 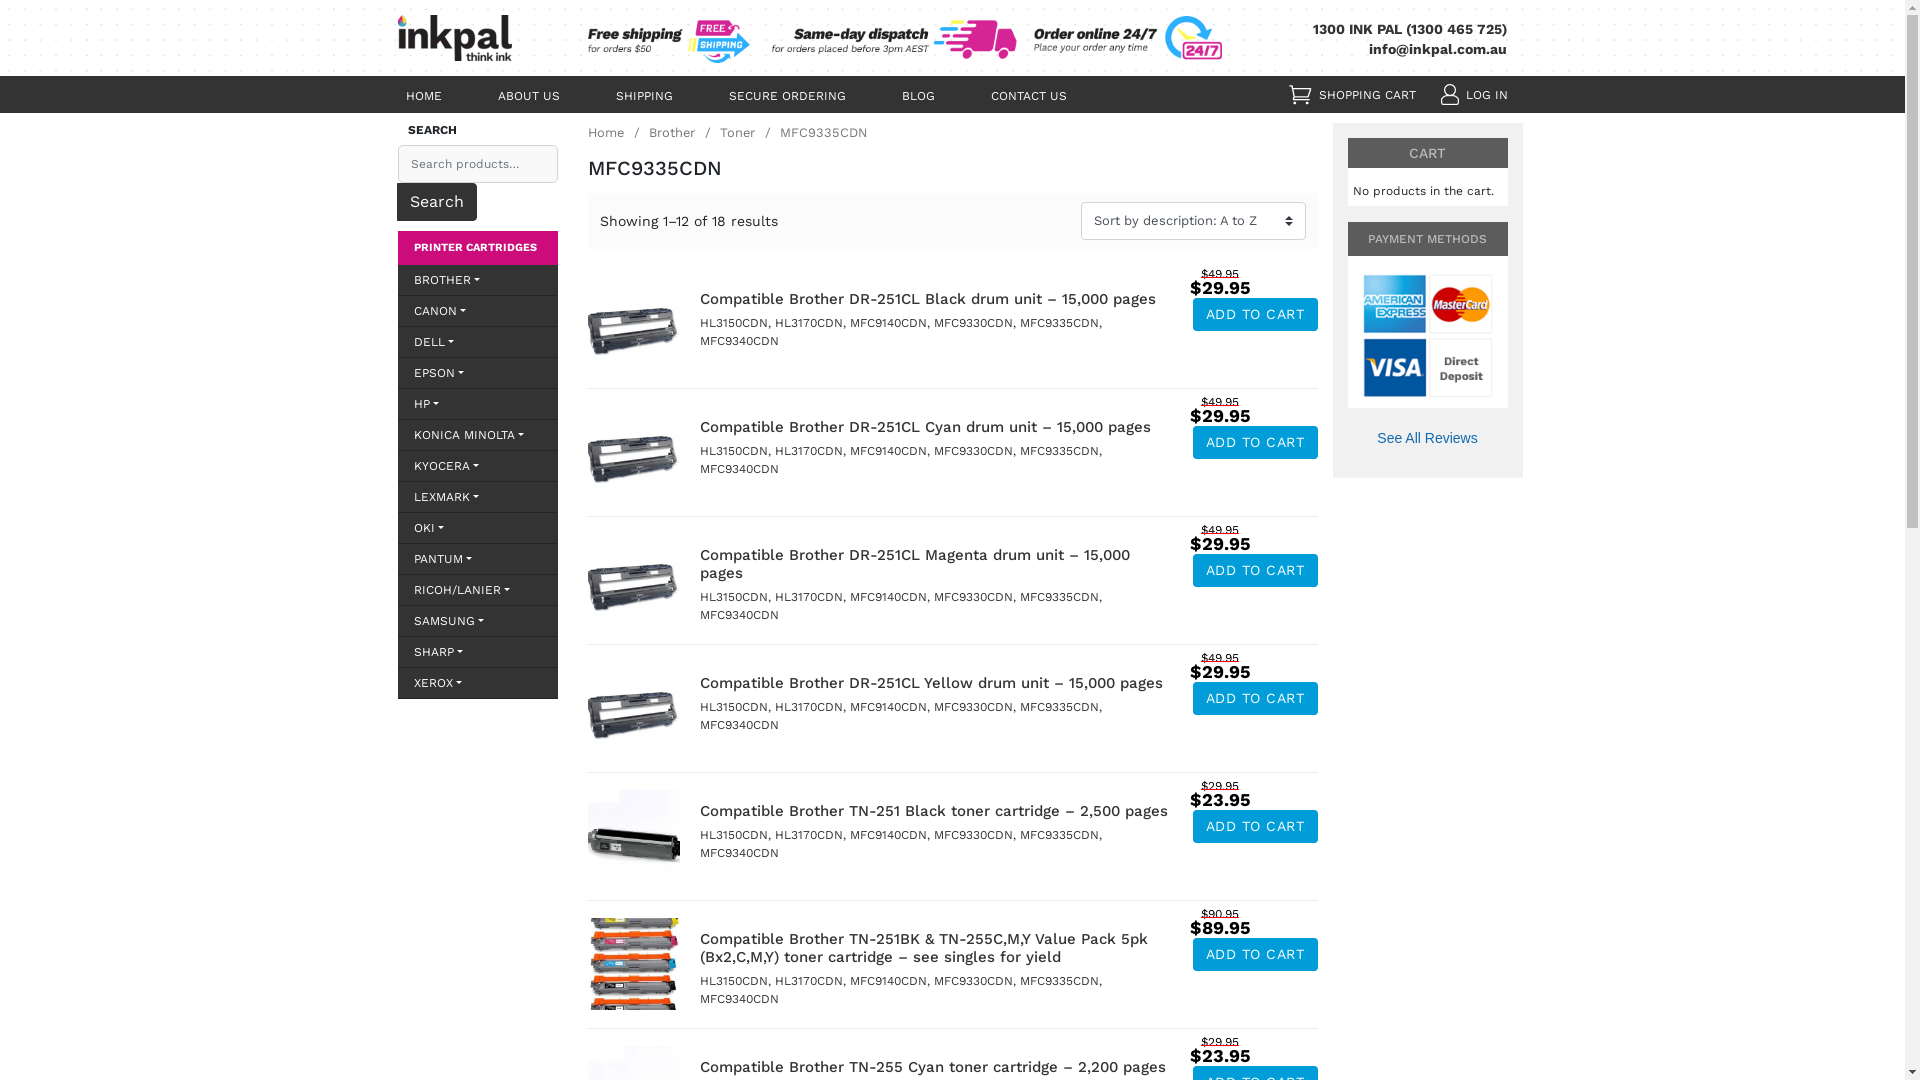 I want to click on 'KYOCERA', so click(x=398, y=466).